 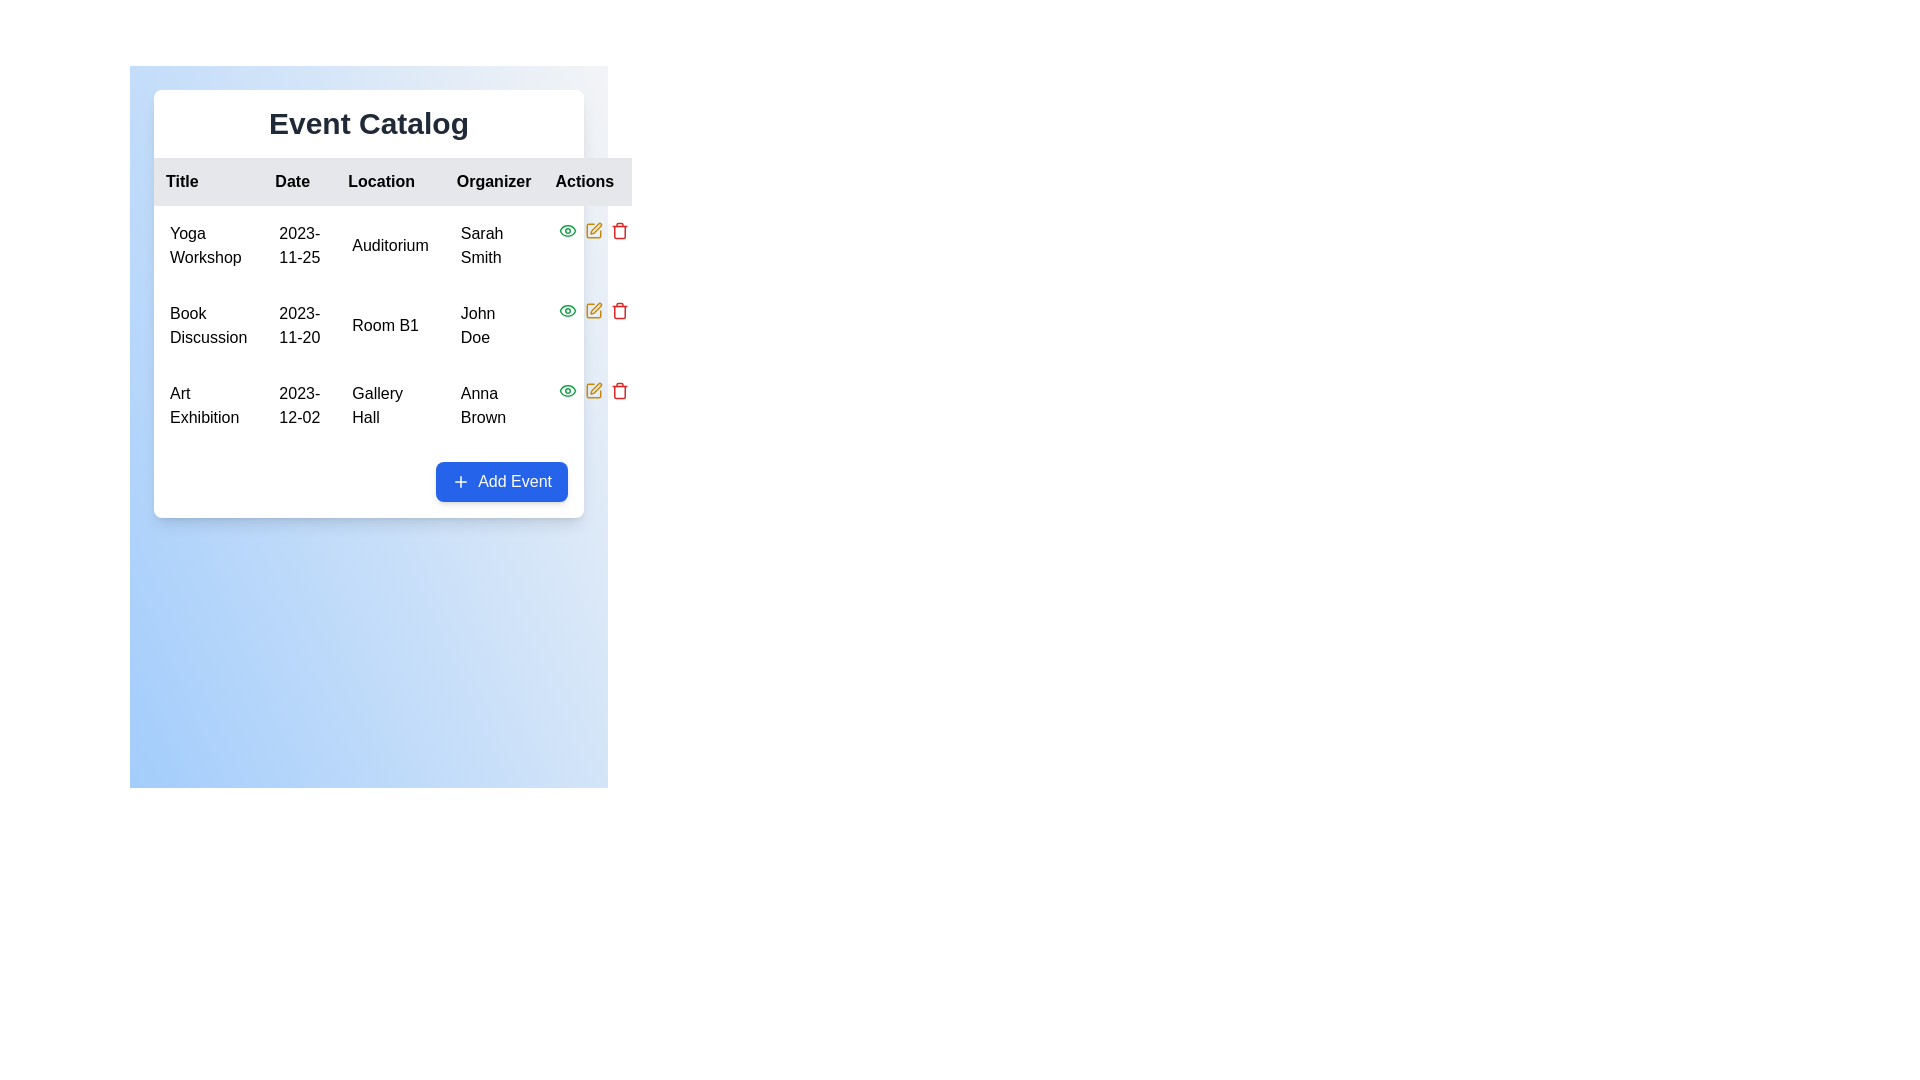 What do you see at coordinates (399, 325) in the screenshot?
I see `the second row of the table containing 'Book Discussion', '2023-11-20', 'Room B1', and 'John Doe'` at bounding box center [399, 325].